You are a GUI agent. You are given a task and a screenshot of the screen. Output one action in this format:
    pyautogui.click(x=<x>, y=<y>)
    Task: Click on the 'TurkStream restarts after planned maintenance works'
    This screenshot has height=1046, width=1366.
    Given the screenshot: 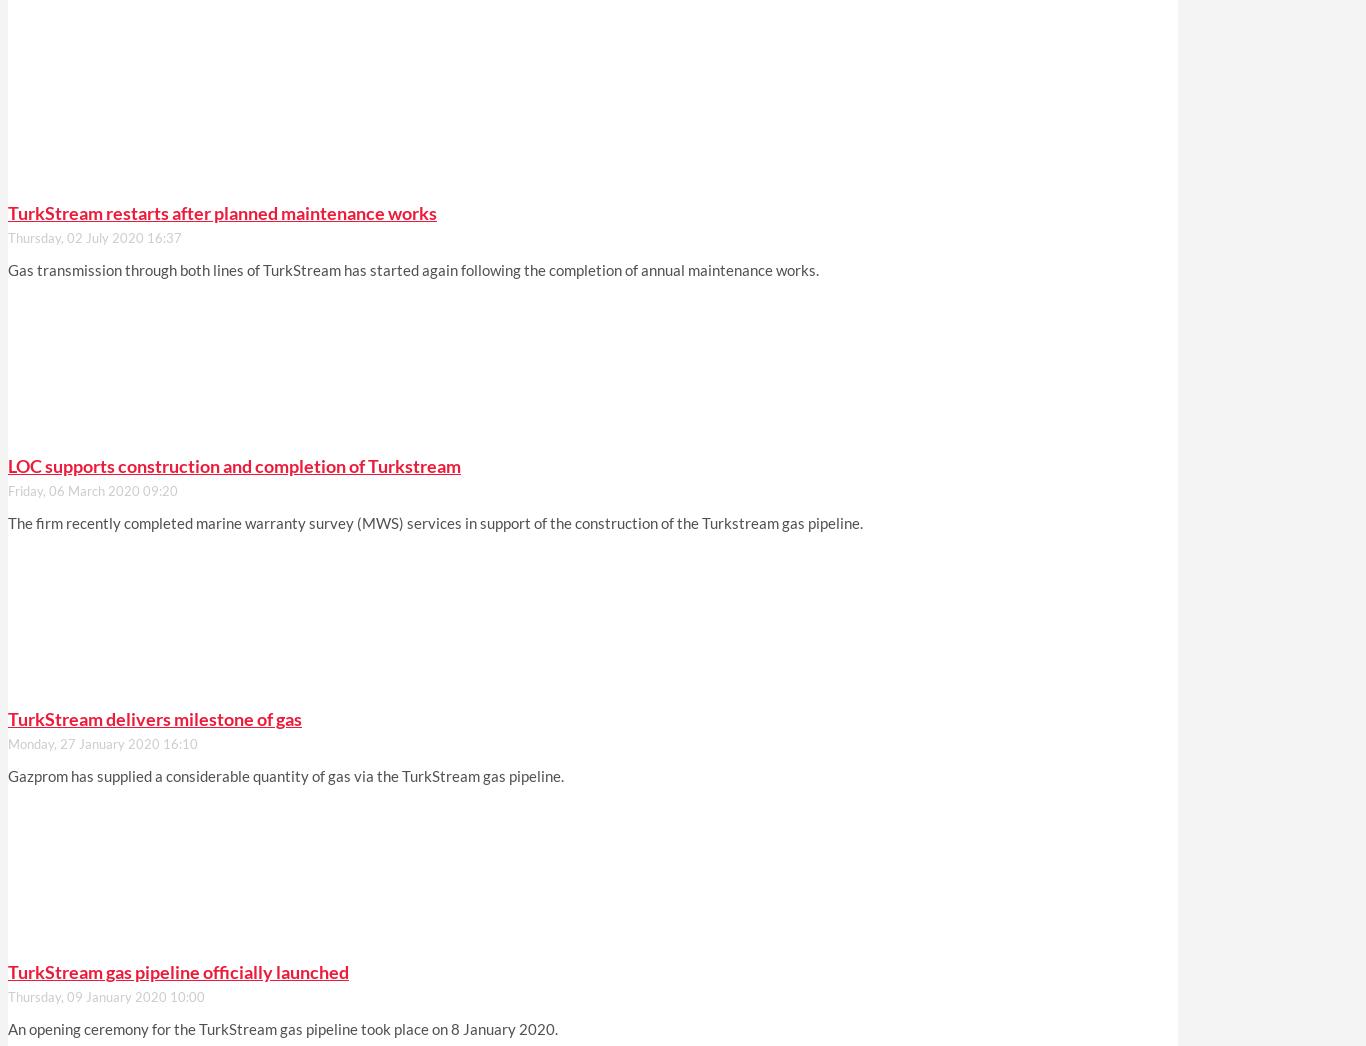 What is the action you would take?
    pyautogui.click(x=221, y=211)
    